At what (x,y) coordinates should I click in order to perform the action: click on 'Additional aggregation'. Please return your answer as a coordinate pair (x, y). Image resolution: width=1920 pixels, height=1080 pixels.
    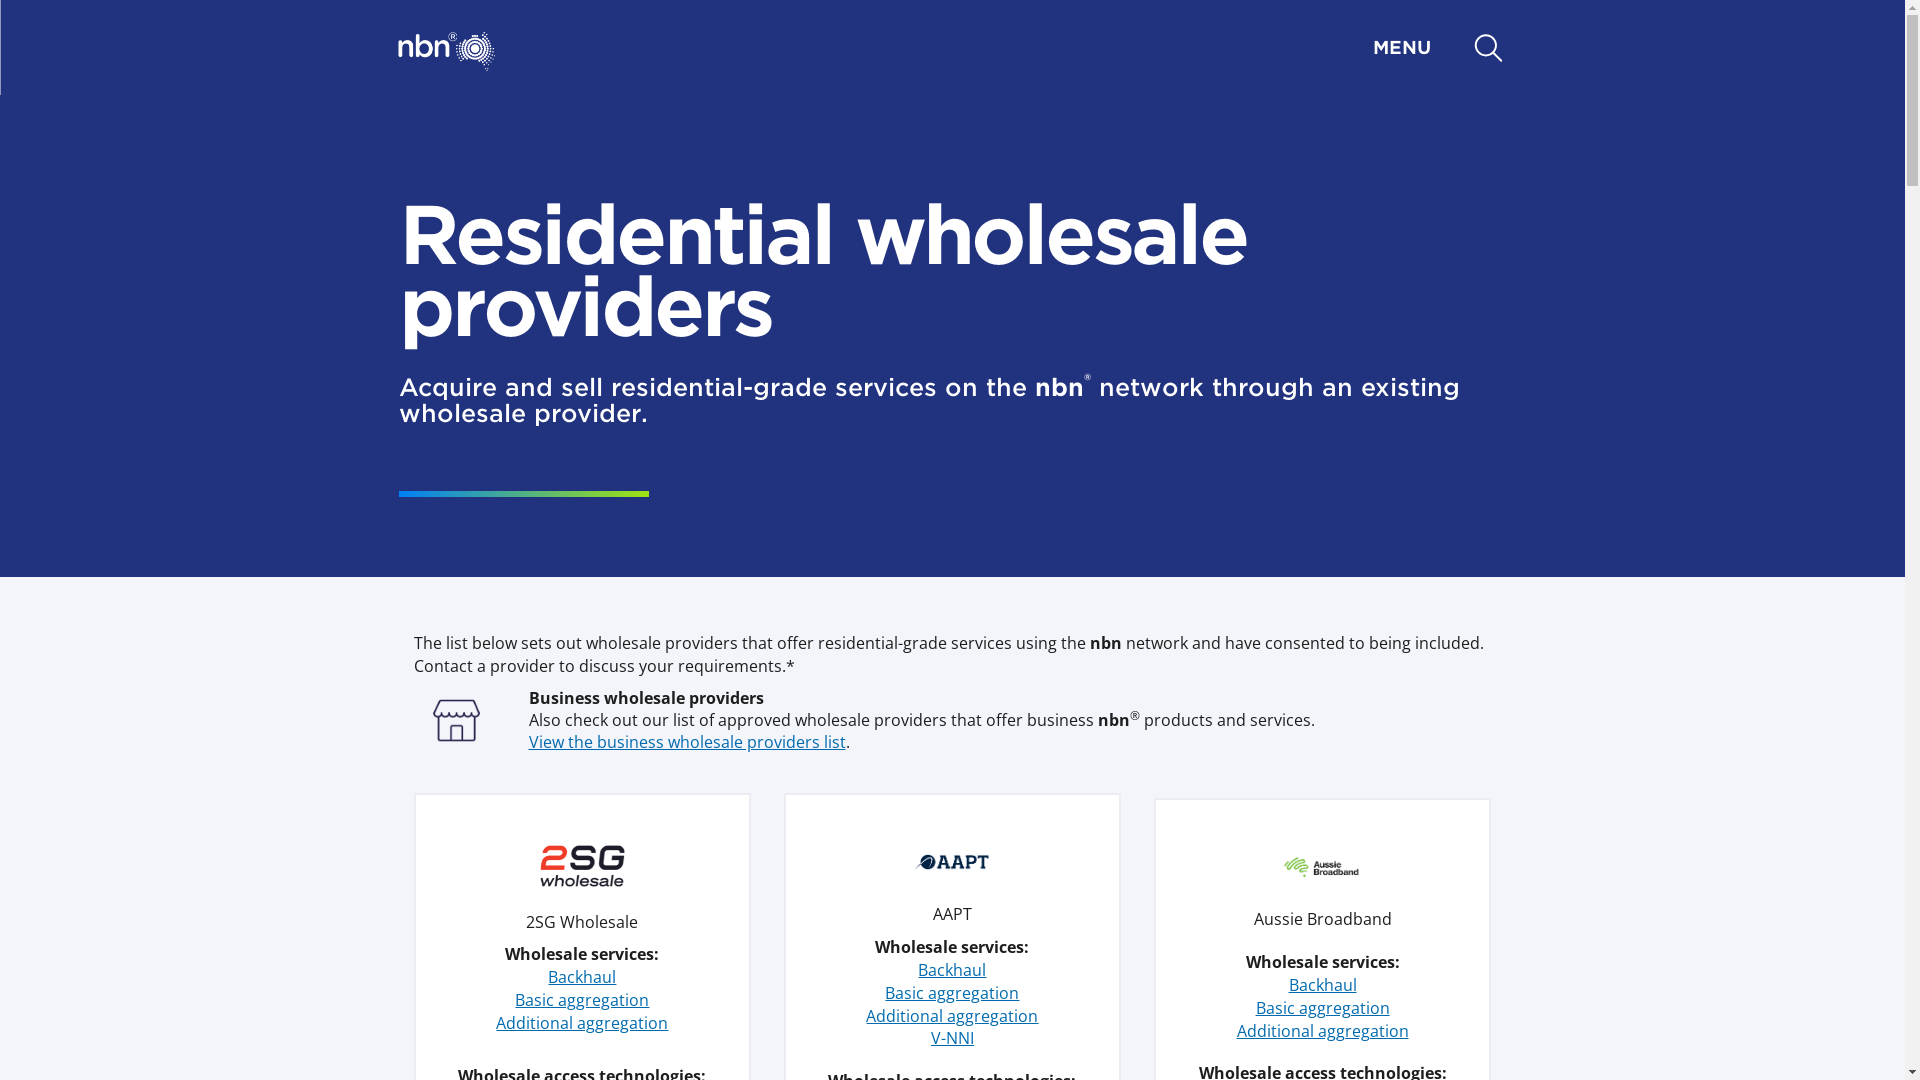
    Looking at the image, I should click on (580, 1022).